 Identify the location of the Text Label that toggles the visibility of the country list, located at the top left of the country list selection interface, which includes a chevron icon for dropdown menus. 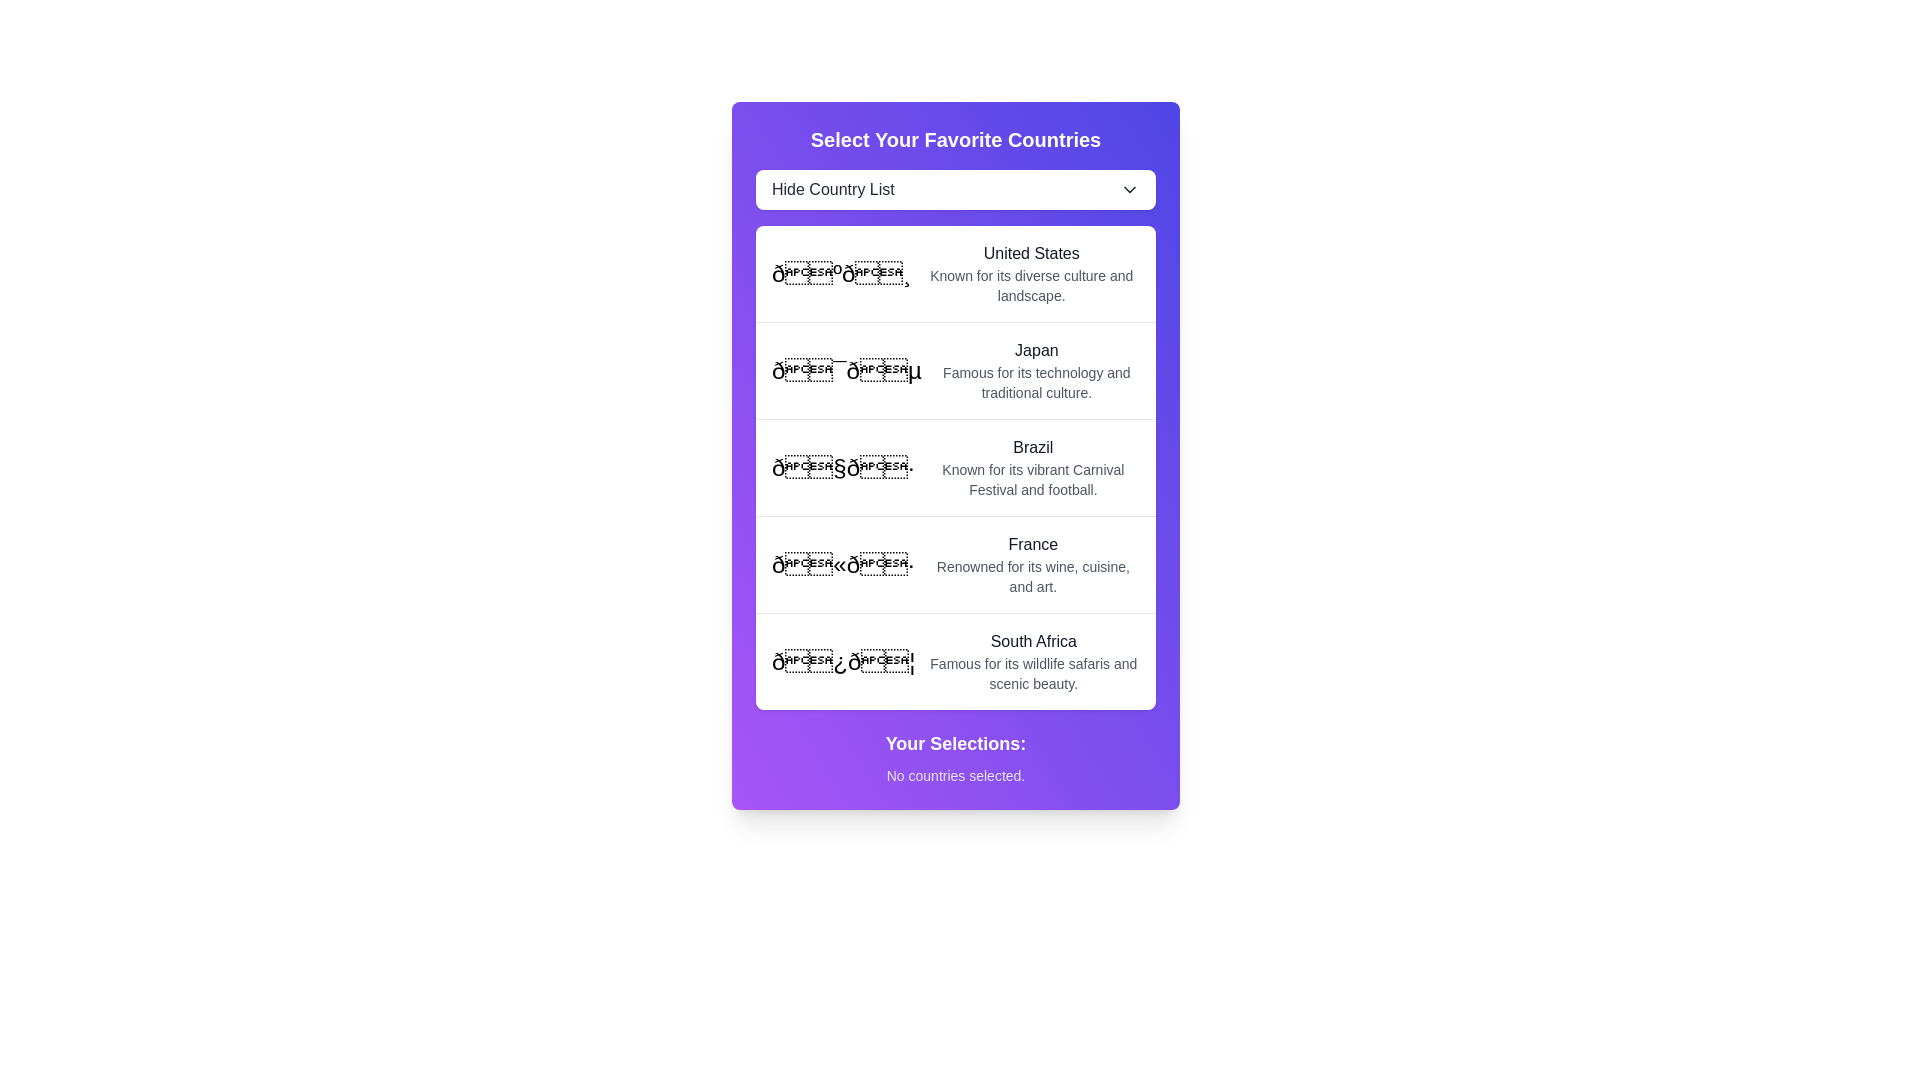
(833, 189).